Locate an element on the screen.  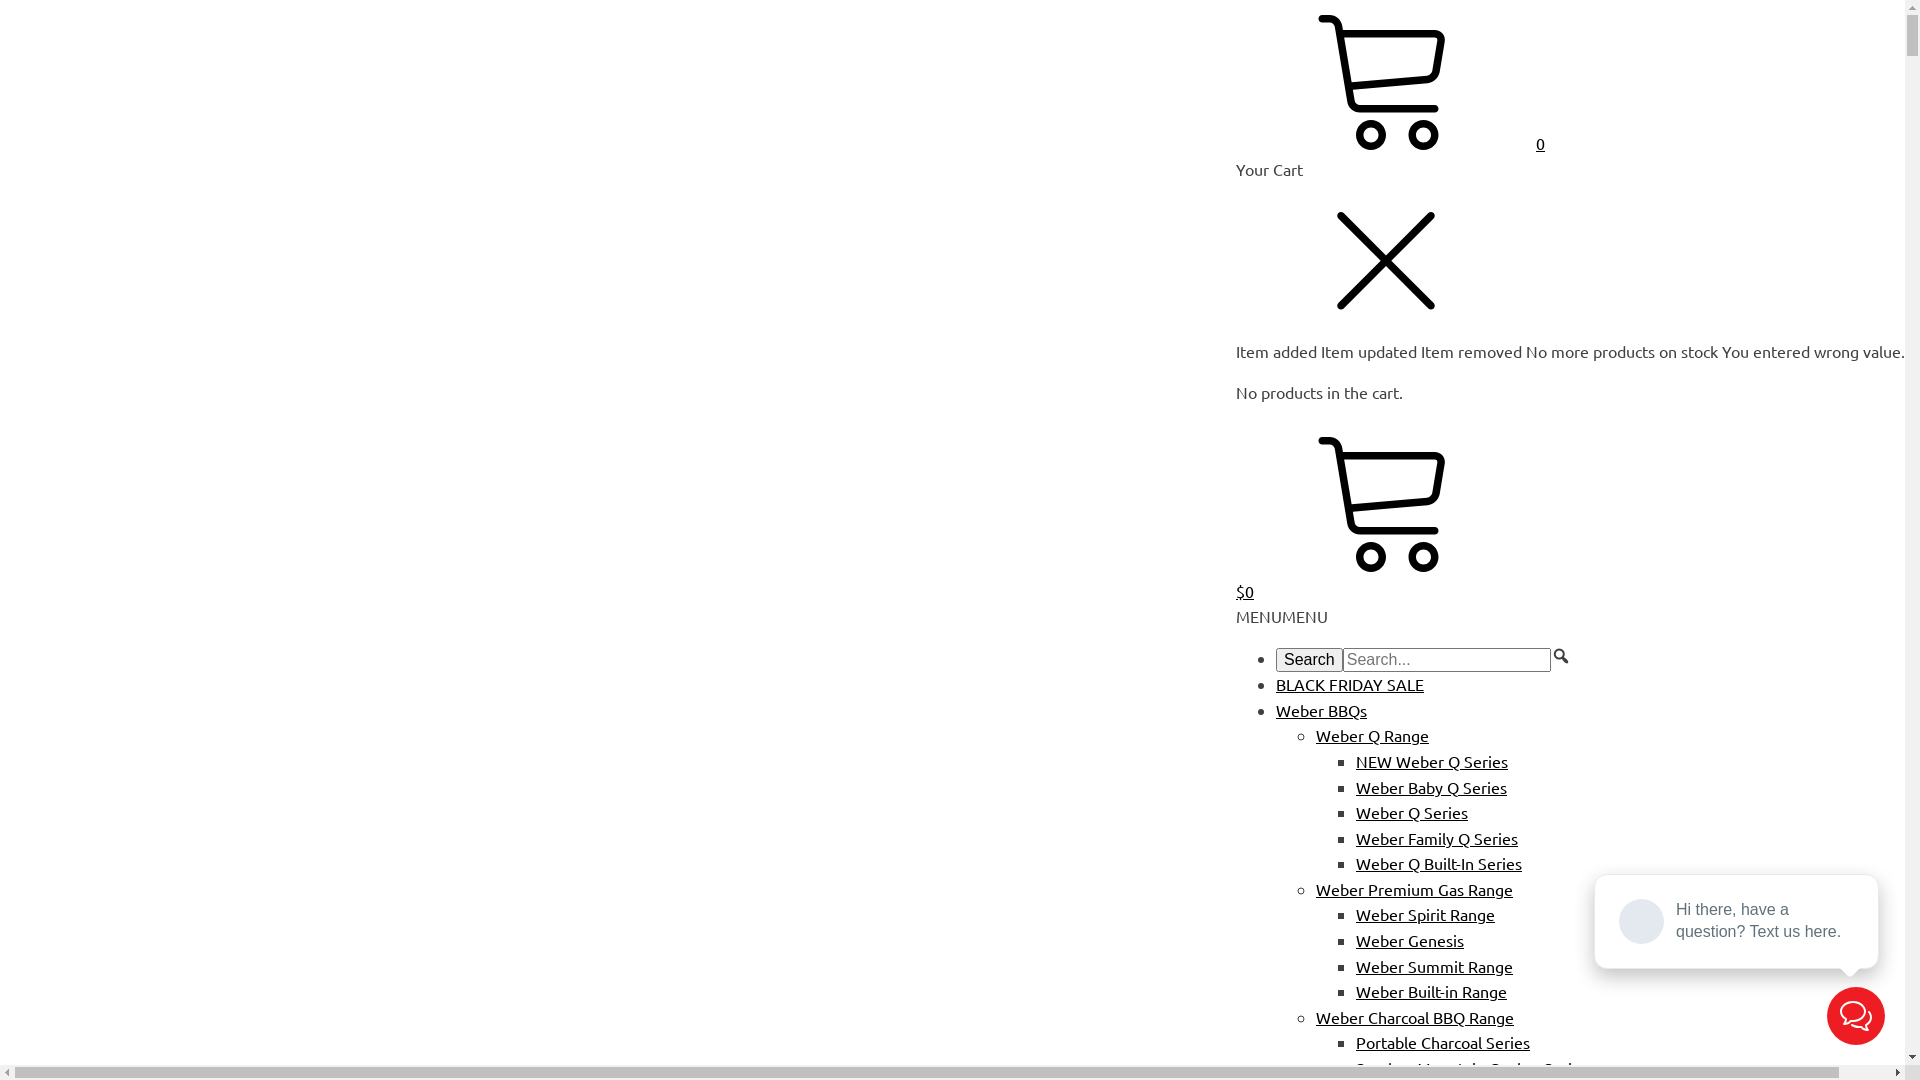
'Weber Summit Range' is located at coordinates (1433, 964).